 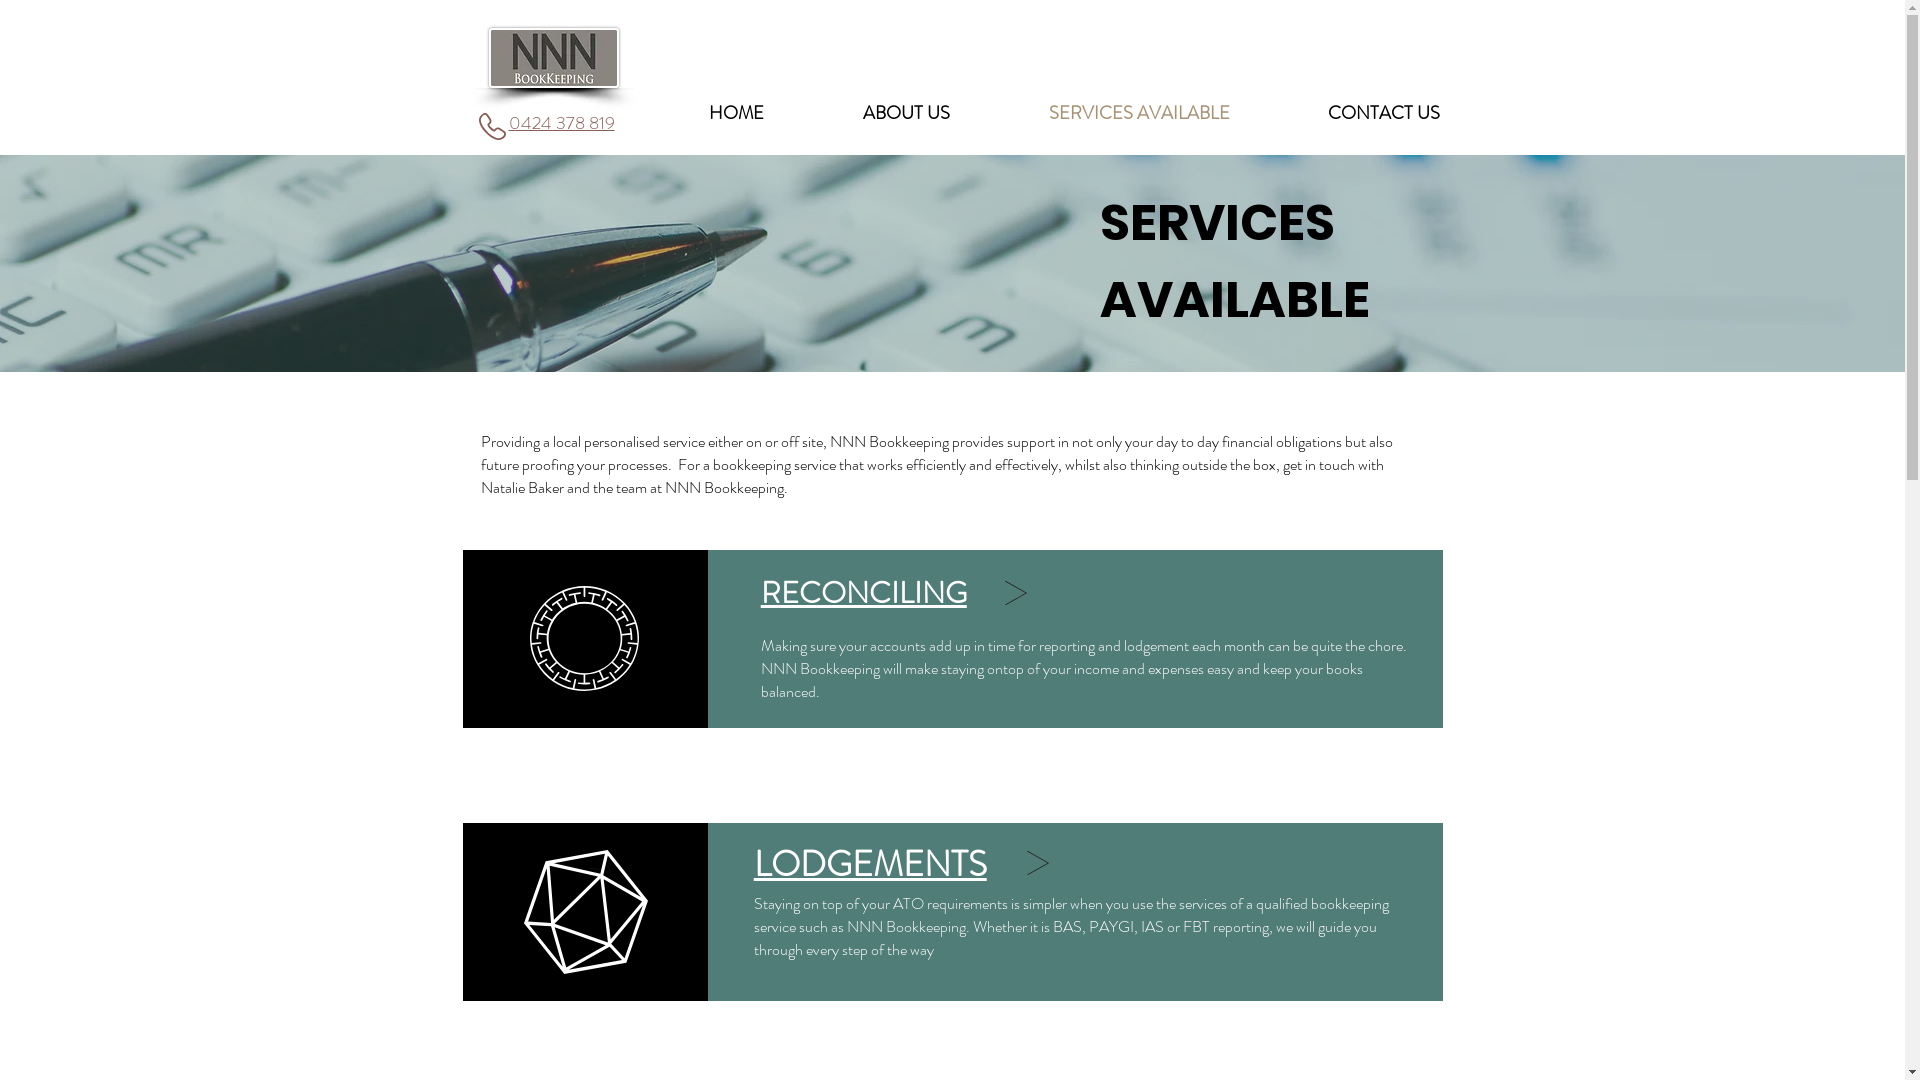 What do you see at coordinates (1381, 112) in the screenshot?
I see `'CONTACT US'` at bounding box center [1381, 112].